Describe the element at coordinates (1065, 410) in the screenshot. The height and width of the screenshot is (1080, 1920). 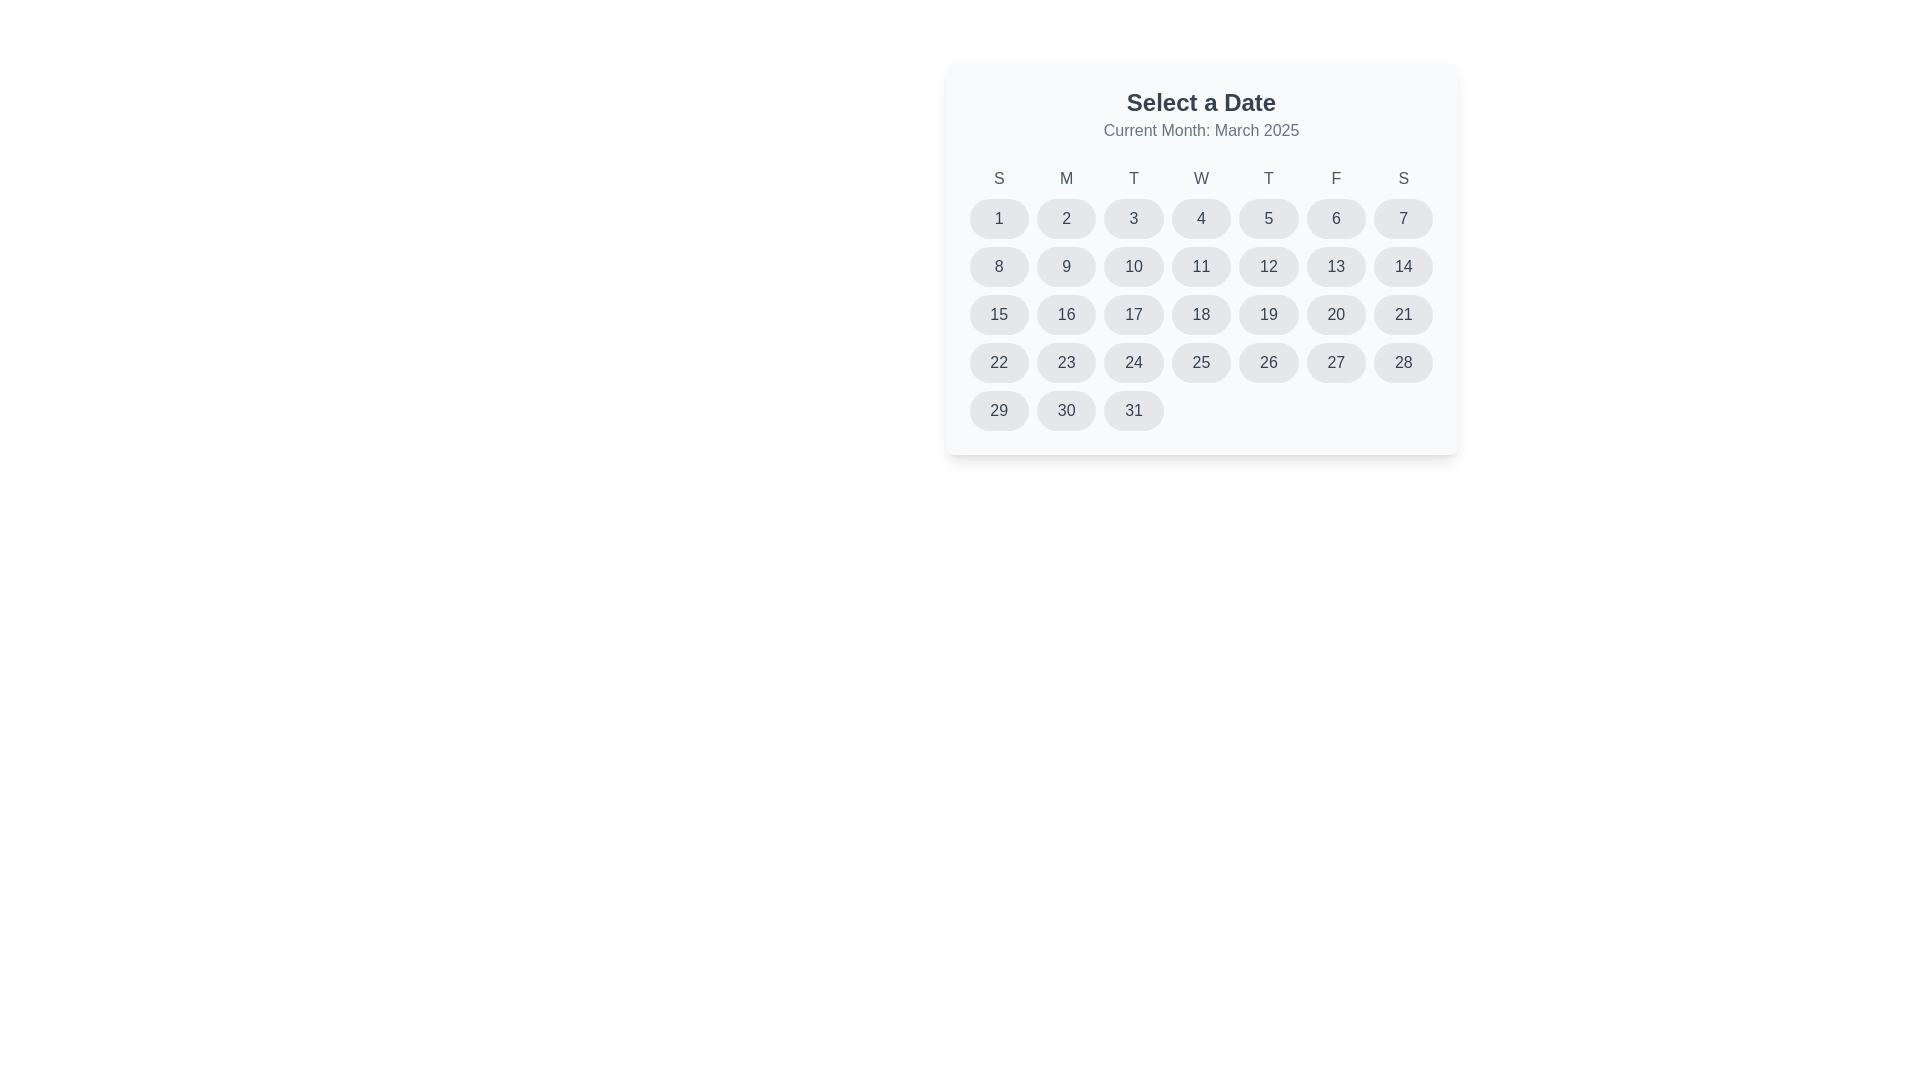
I see `the button that selects the date '30' in the calendar layout, located in the bottom row, second last column` at that location.